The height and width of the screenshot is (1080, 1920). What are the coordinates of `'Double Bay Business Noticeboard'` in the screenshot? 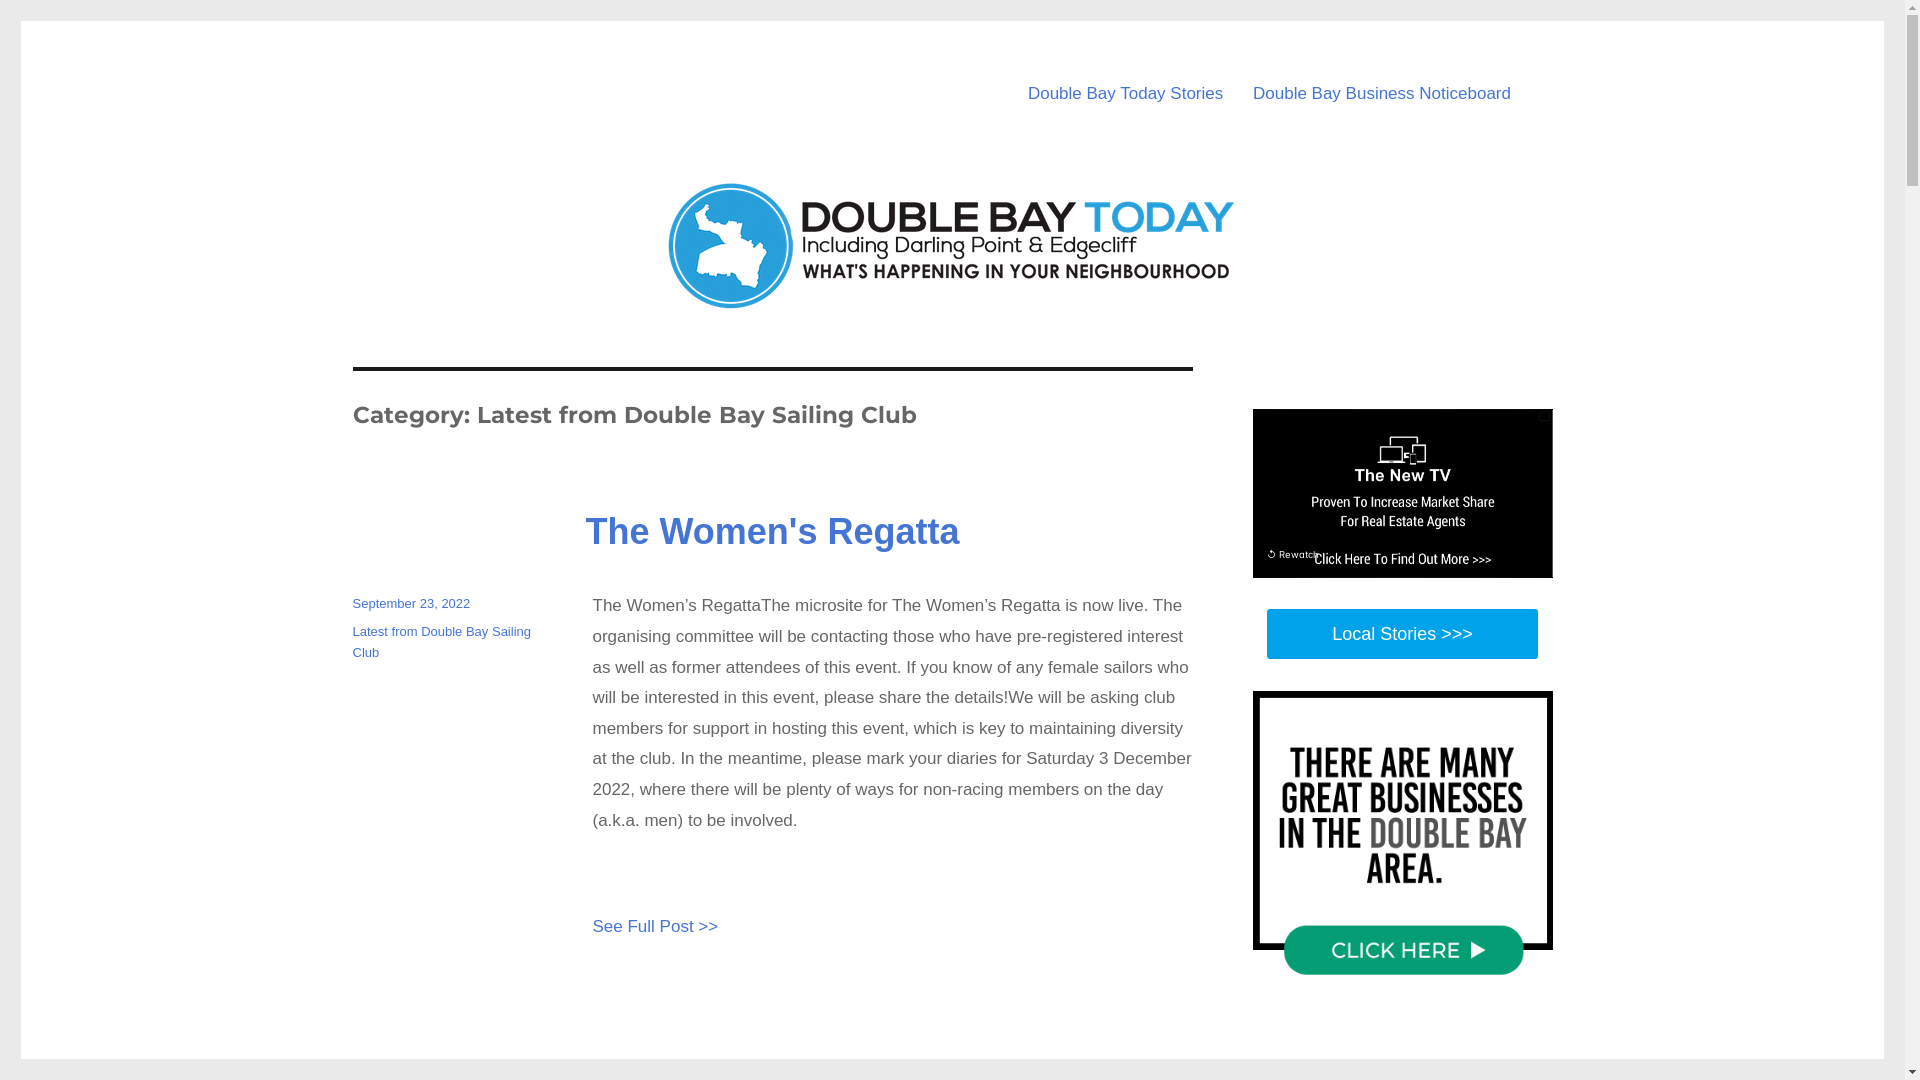 It's located at (1381, 94).